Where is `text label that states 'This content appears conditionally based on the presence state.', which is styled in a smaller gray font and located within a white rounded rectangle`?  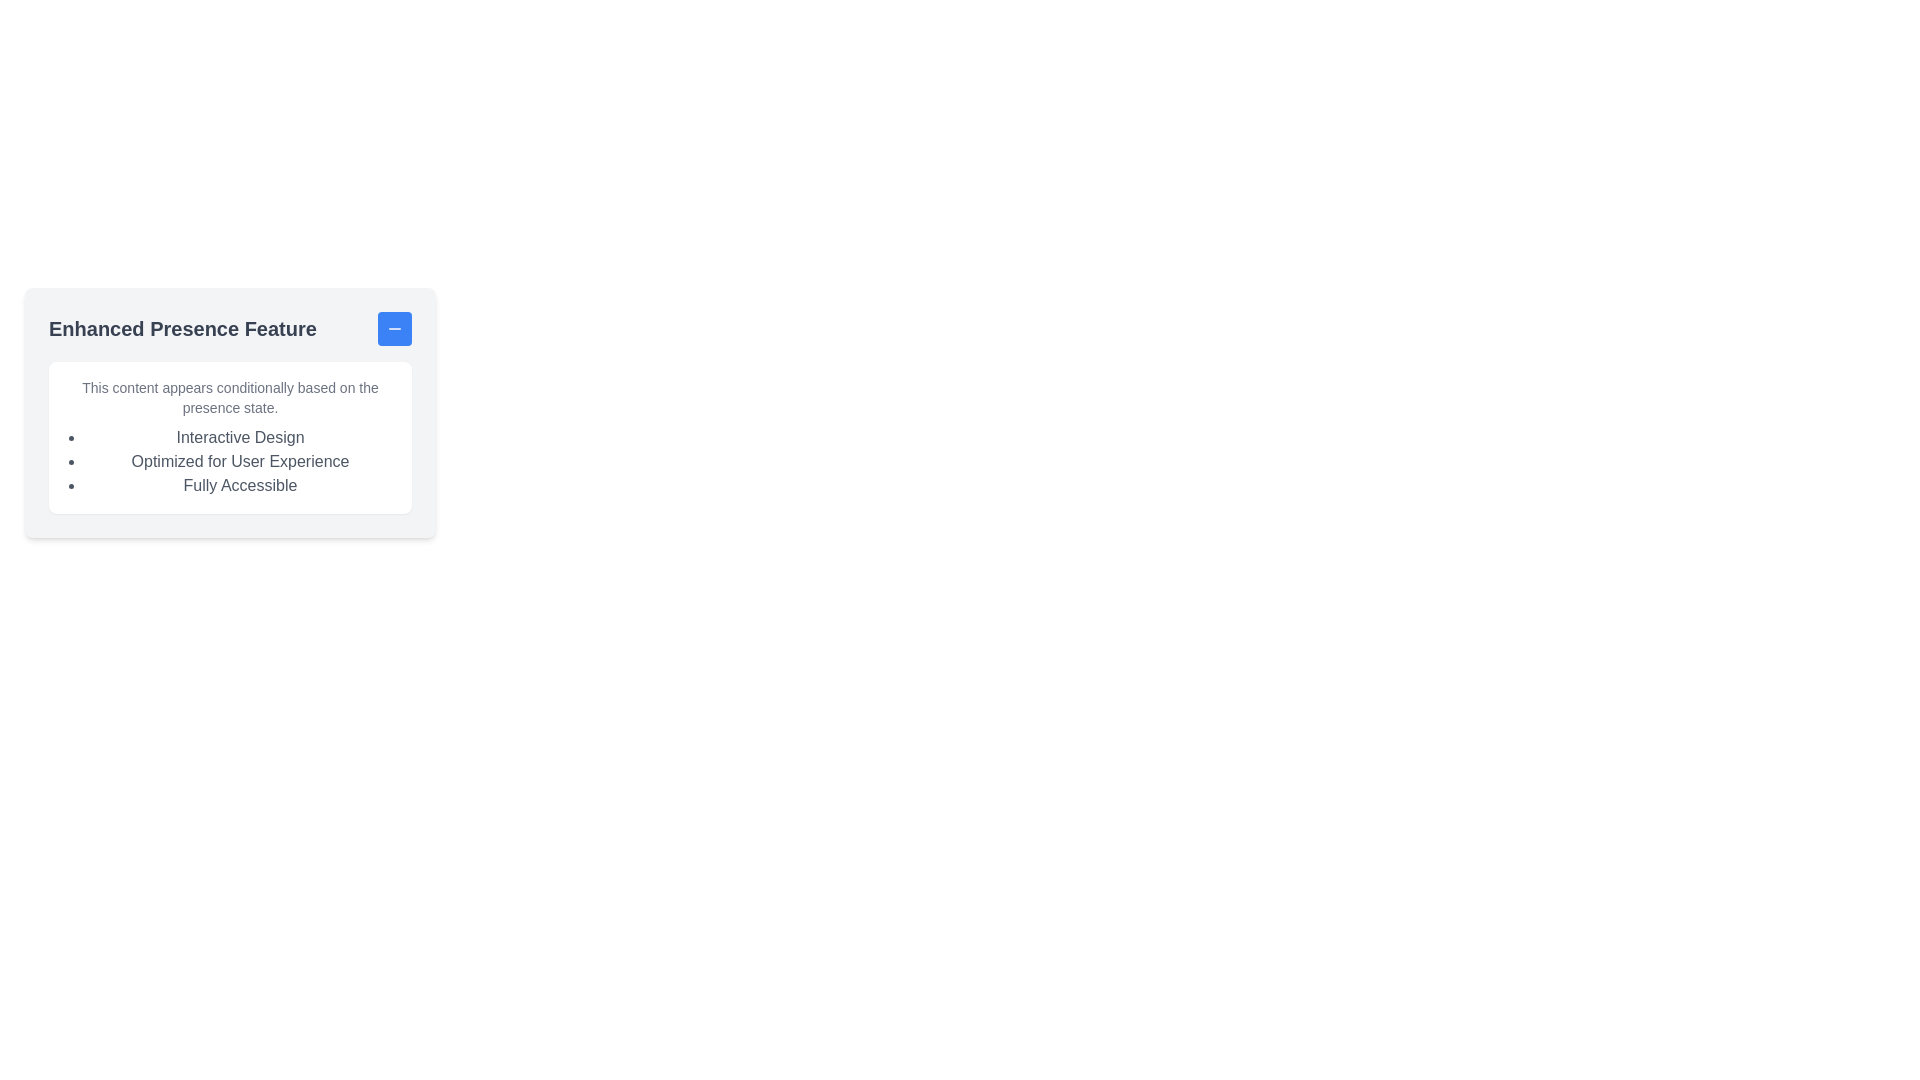 text label that states 'This content appears conditionally based on the presence state.', which is styled in a smaller gray font and located within a white rounded rectangle is located at coordinates (230, 397).